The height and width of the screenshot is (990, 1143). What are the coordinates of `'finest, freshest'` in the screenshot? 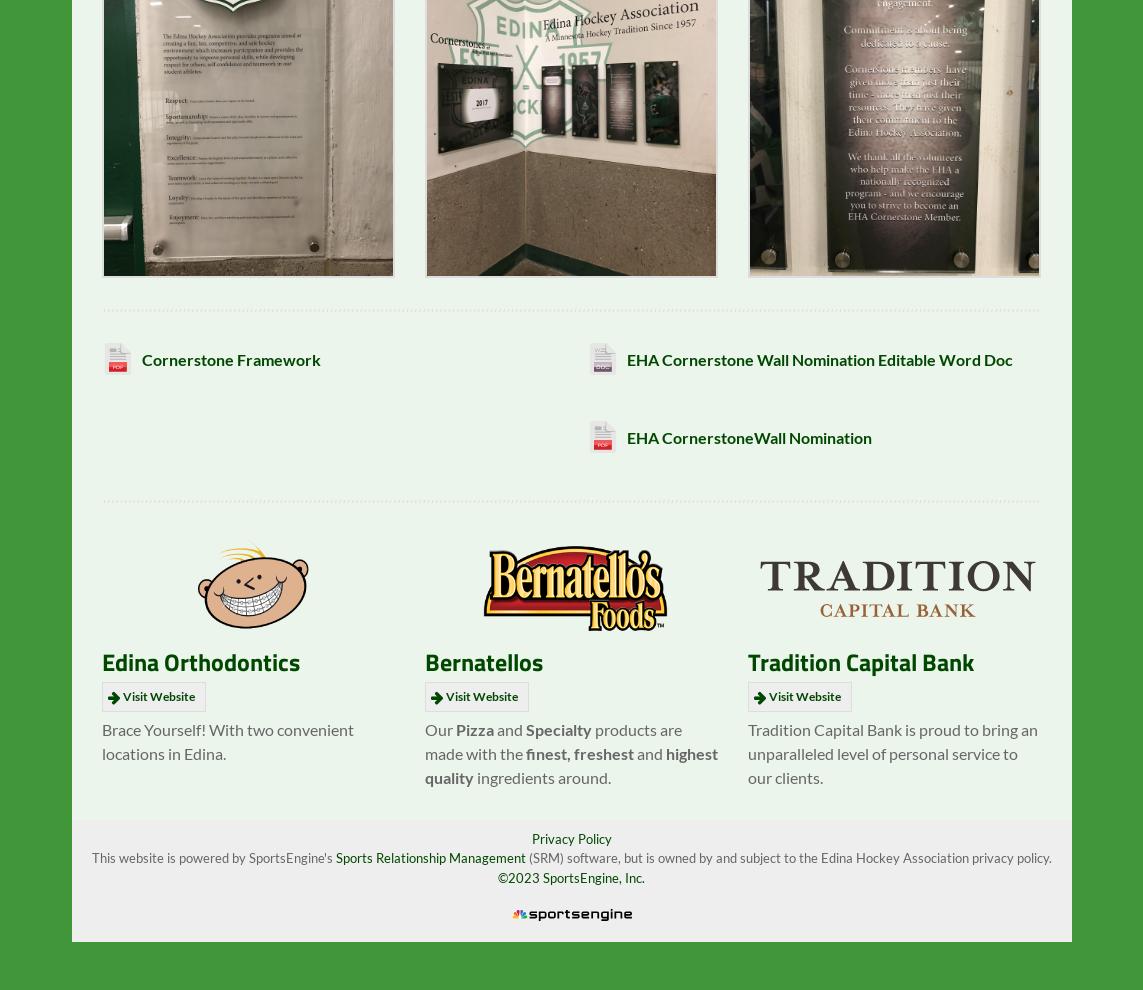 It's located at (579, 767).